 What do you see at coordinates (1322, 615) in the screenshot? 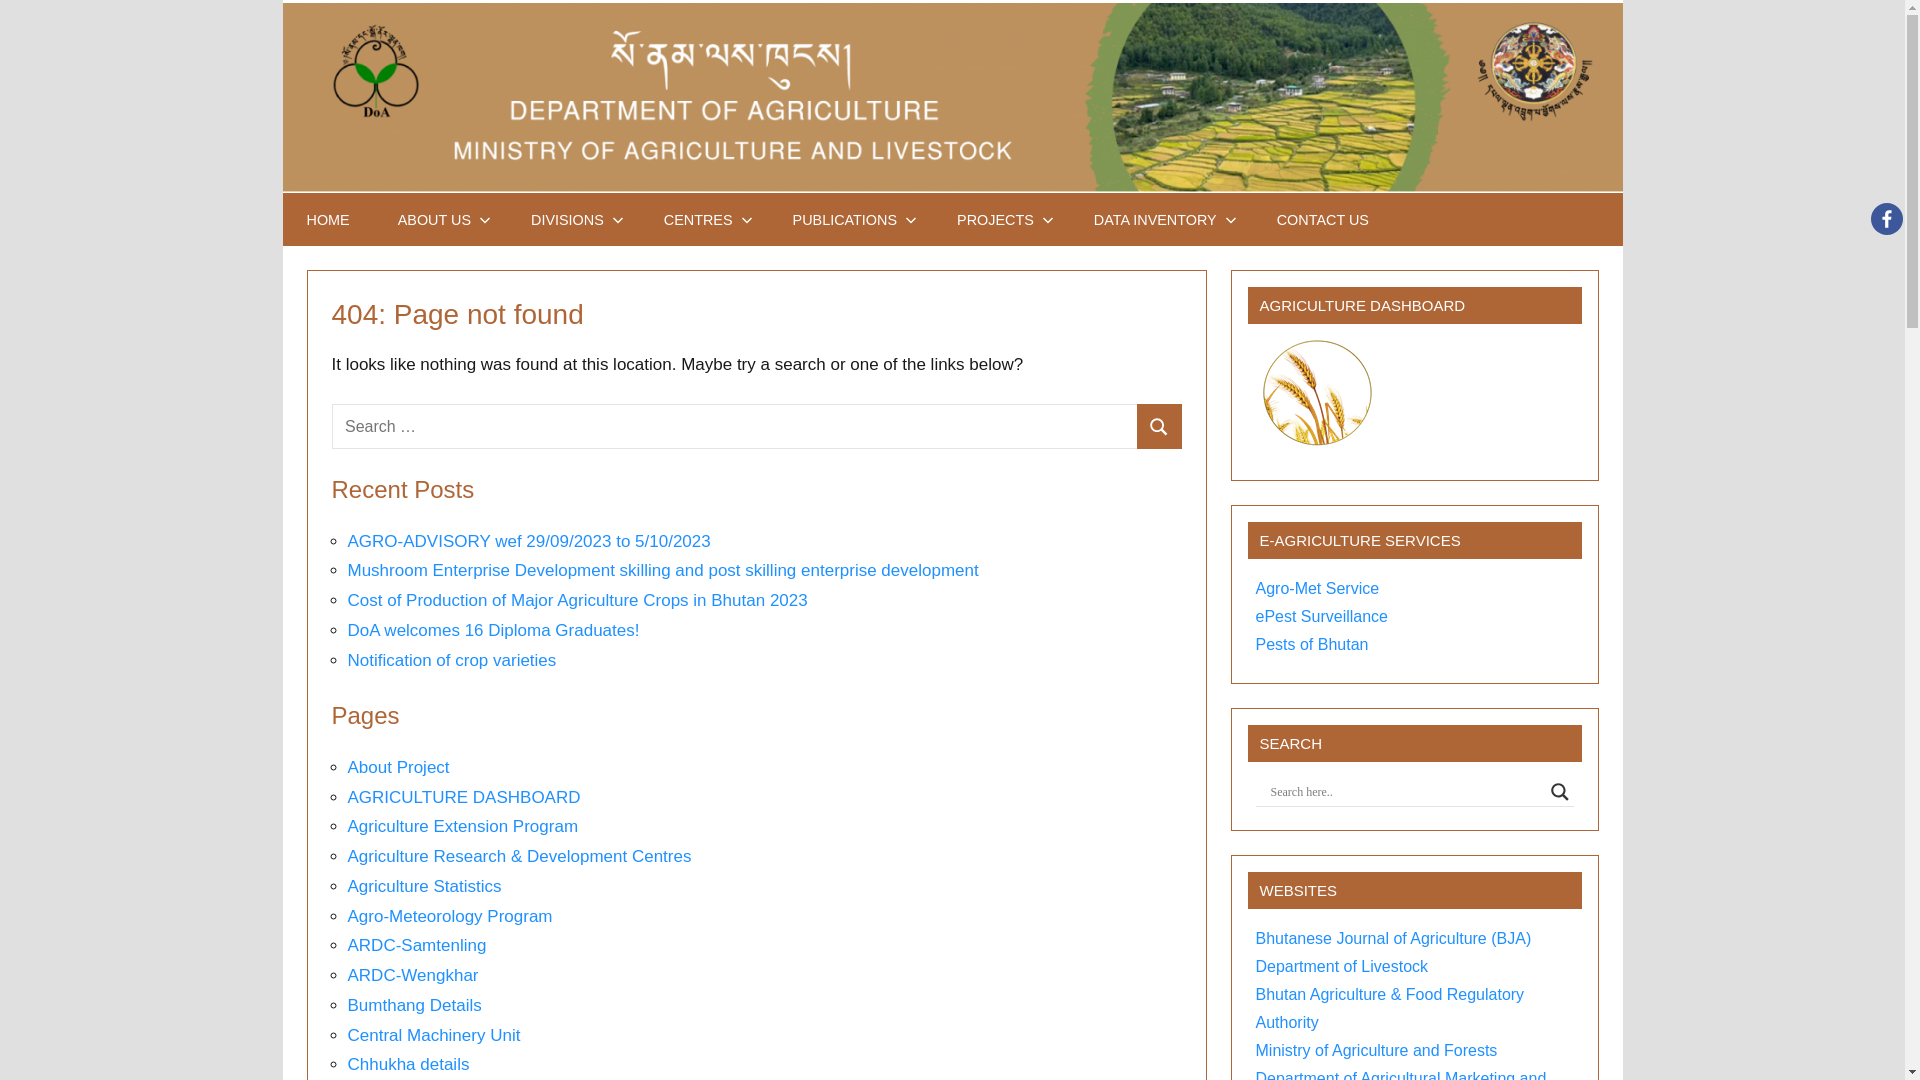
I see `'ePest Surveillance'` at bounding box center [1322, 615].